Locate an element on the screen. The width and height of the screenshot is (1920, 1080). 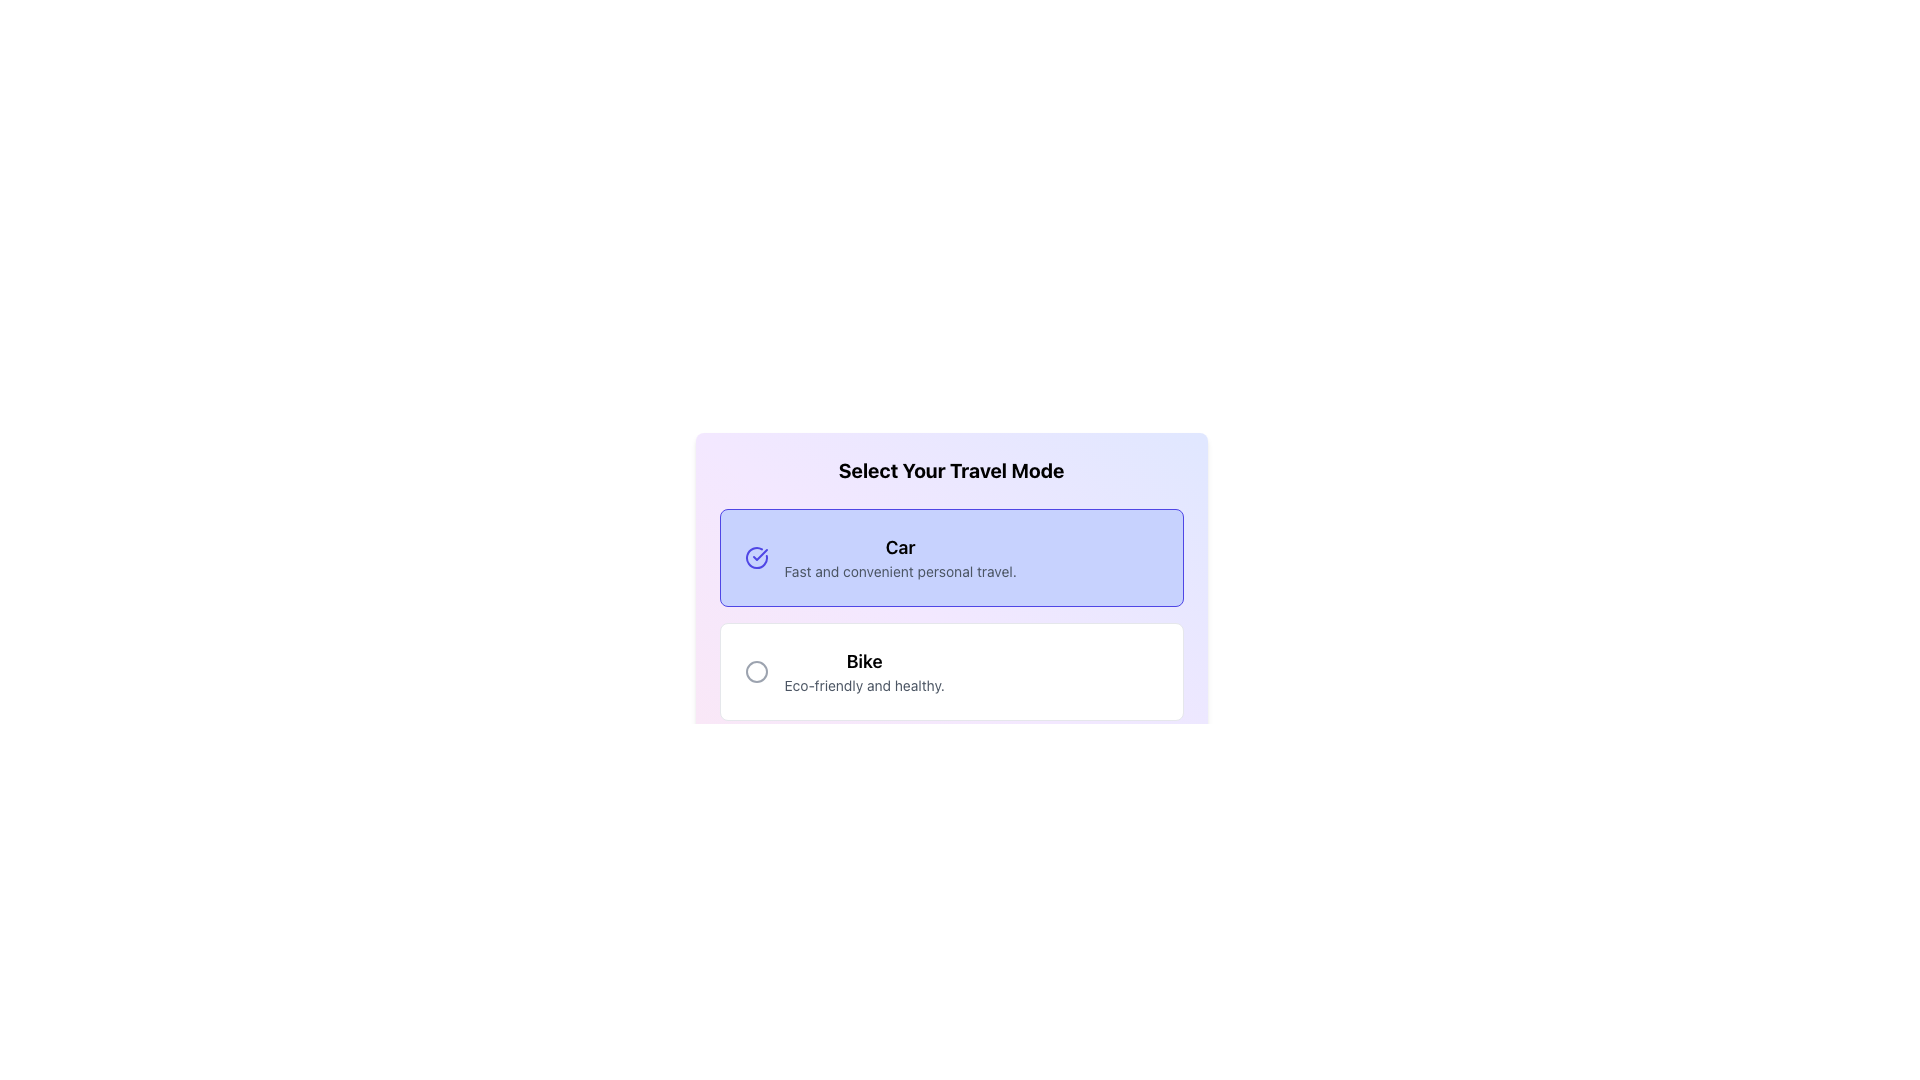
the Text Label element that reads 'Eco-friendly and healthy.', which is styled with smaller gray text and positioned below the 'Bike' label is located at coordinates (864, 685).